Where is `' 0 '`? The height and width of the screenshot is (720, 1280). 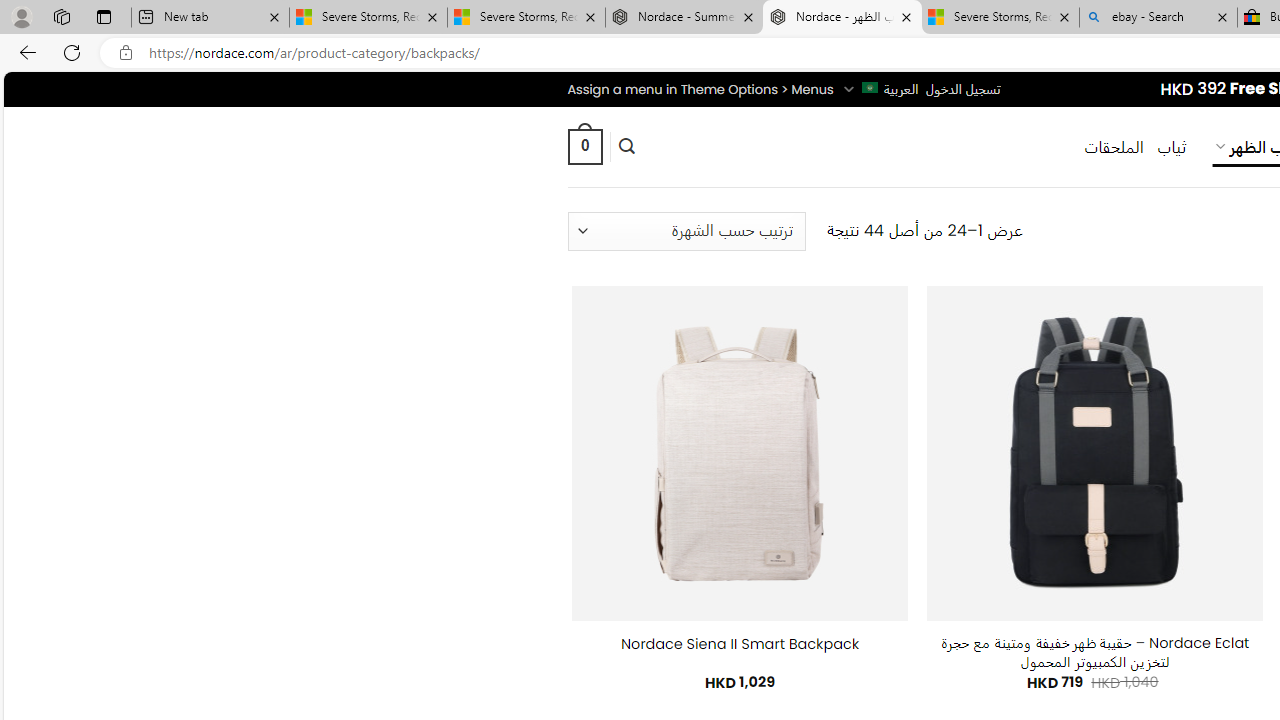 ' 0 ' is located at coordinates (583, 145).